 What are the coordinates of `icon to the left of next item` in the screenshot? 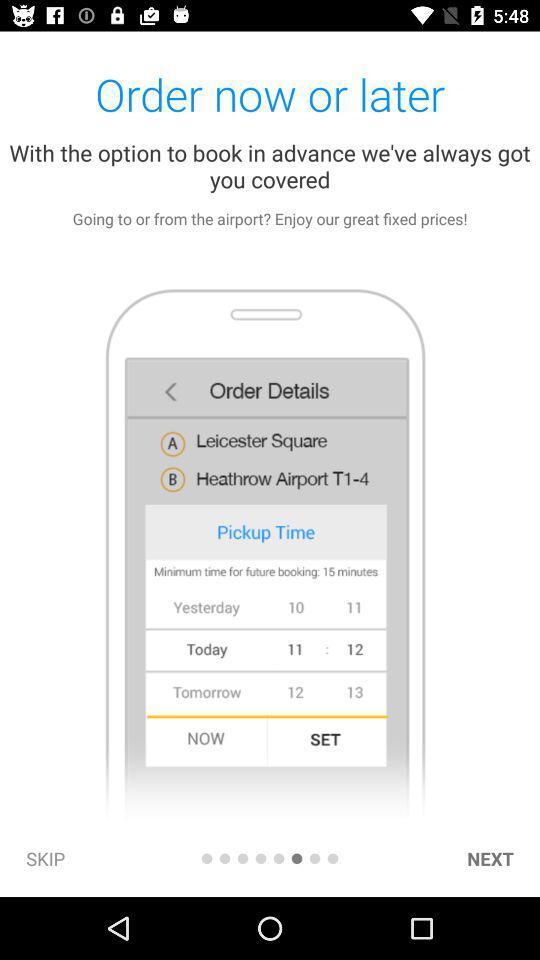 It's located at (333, 857).